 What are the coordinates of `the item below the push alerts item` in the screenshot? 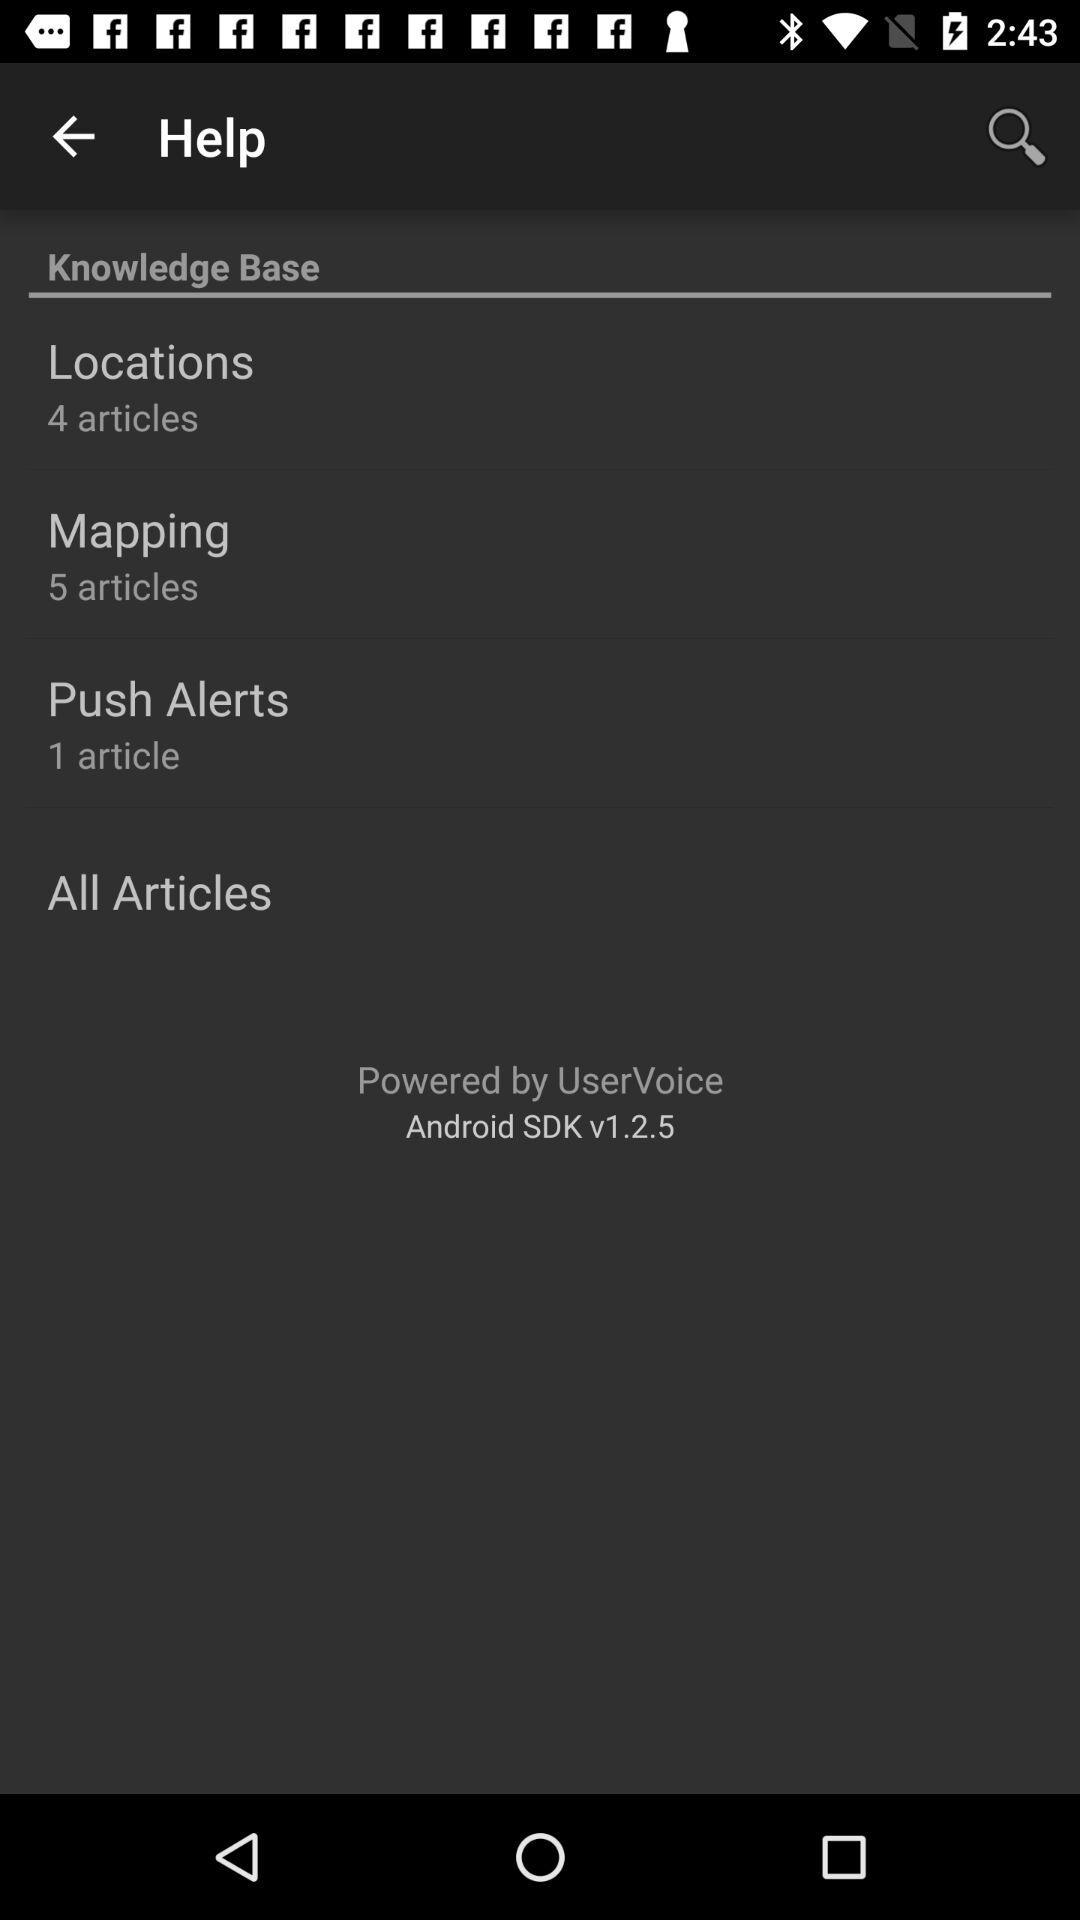 It's located at (113, 753).